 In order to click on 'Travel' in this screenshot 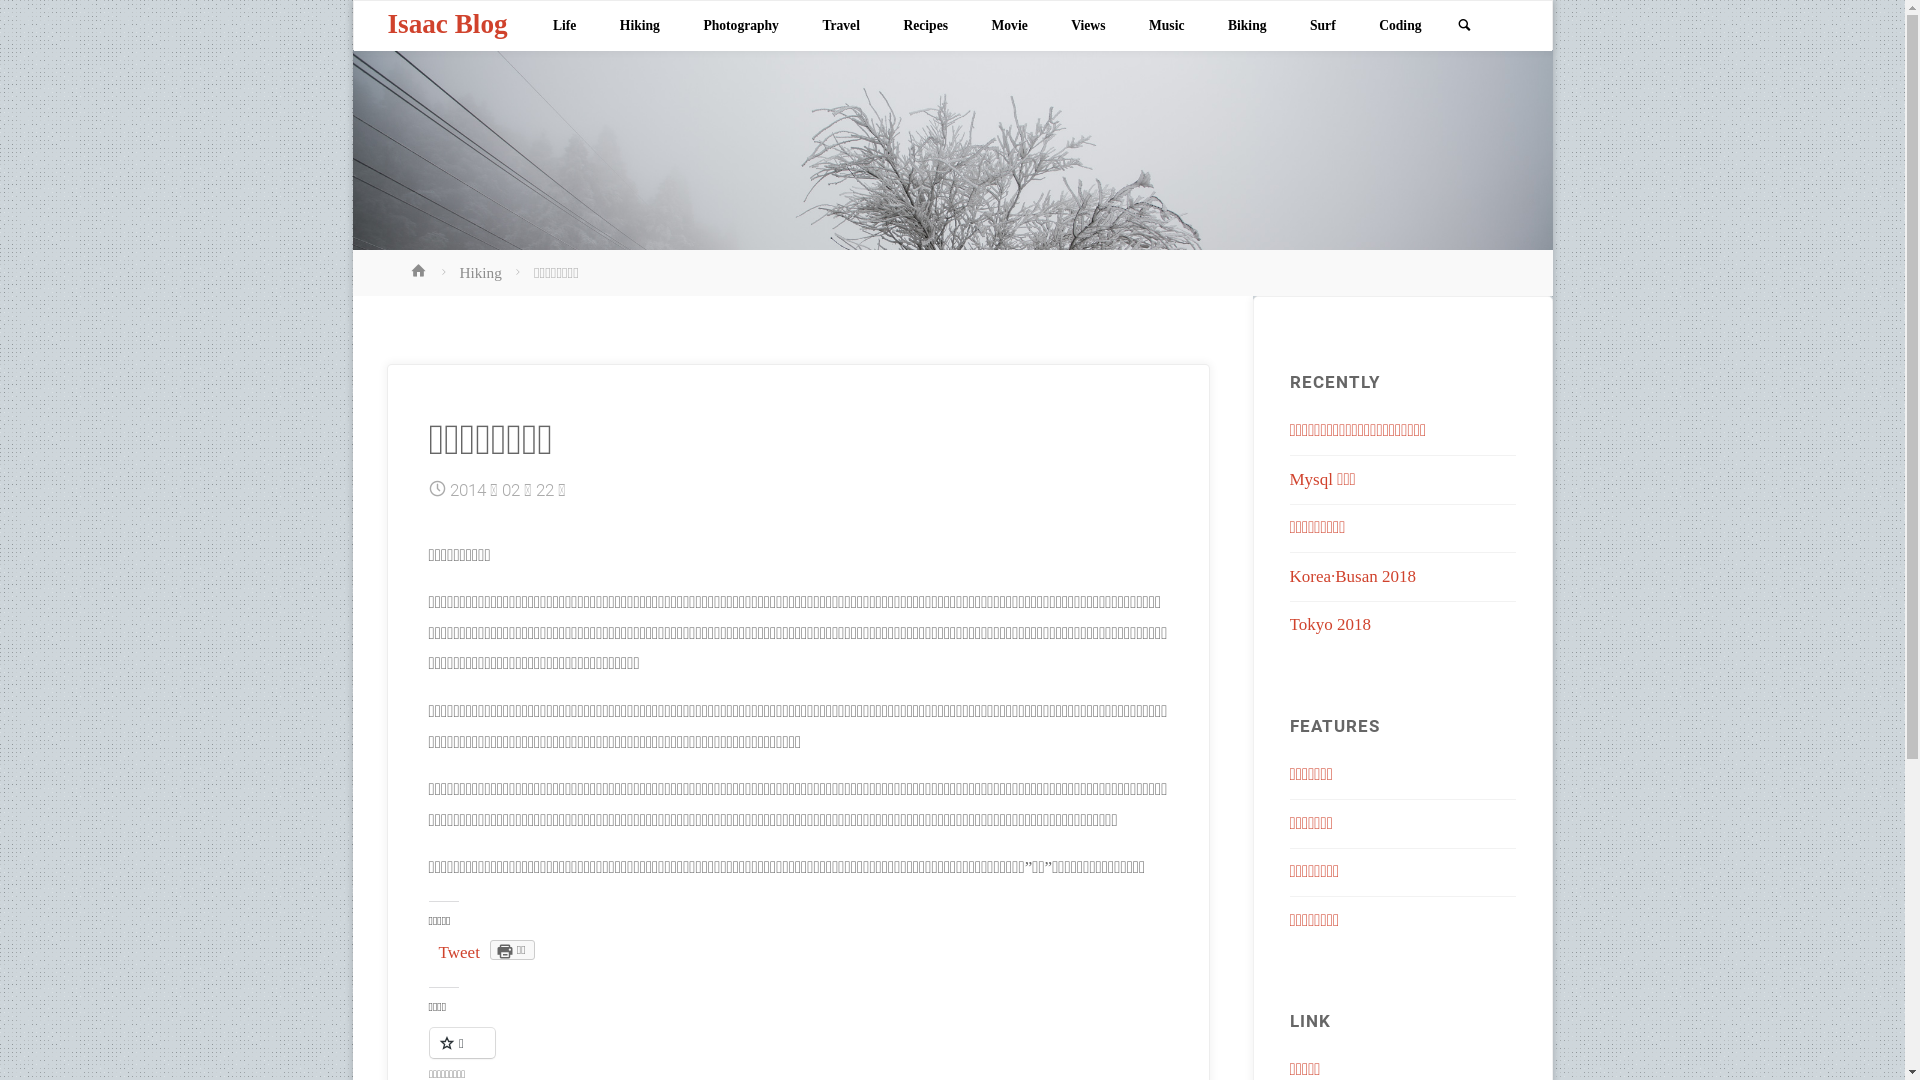, I will do `click(841, 26)`.